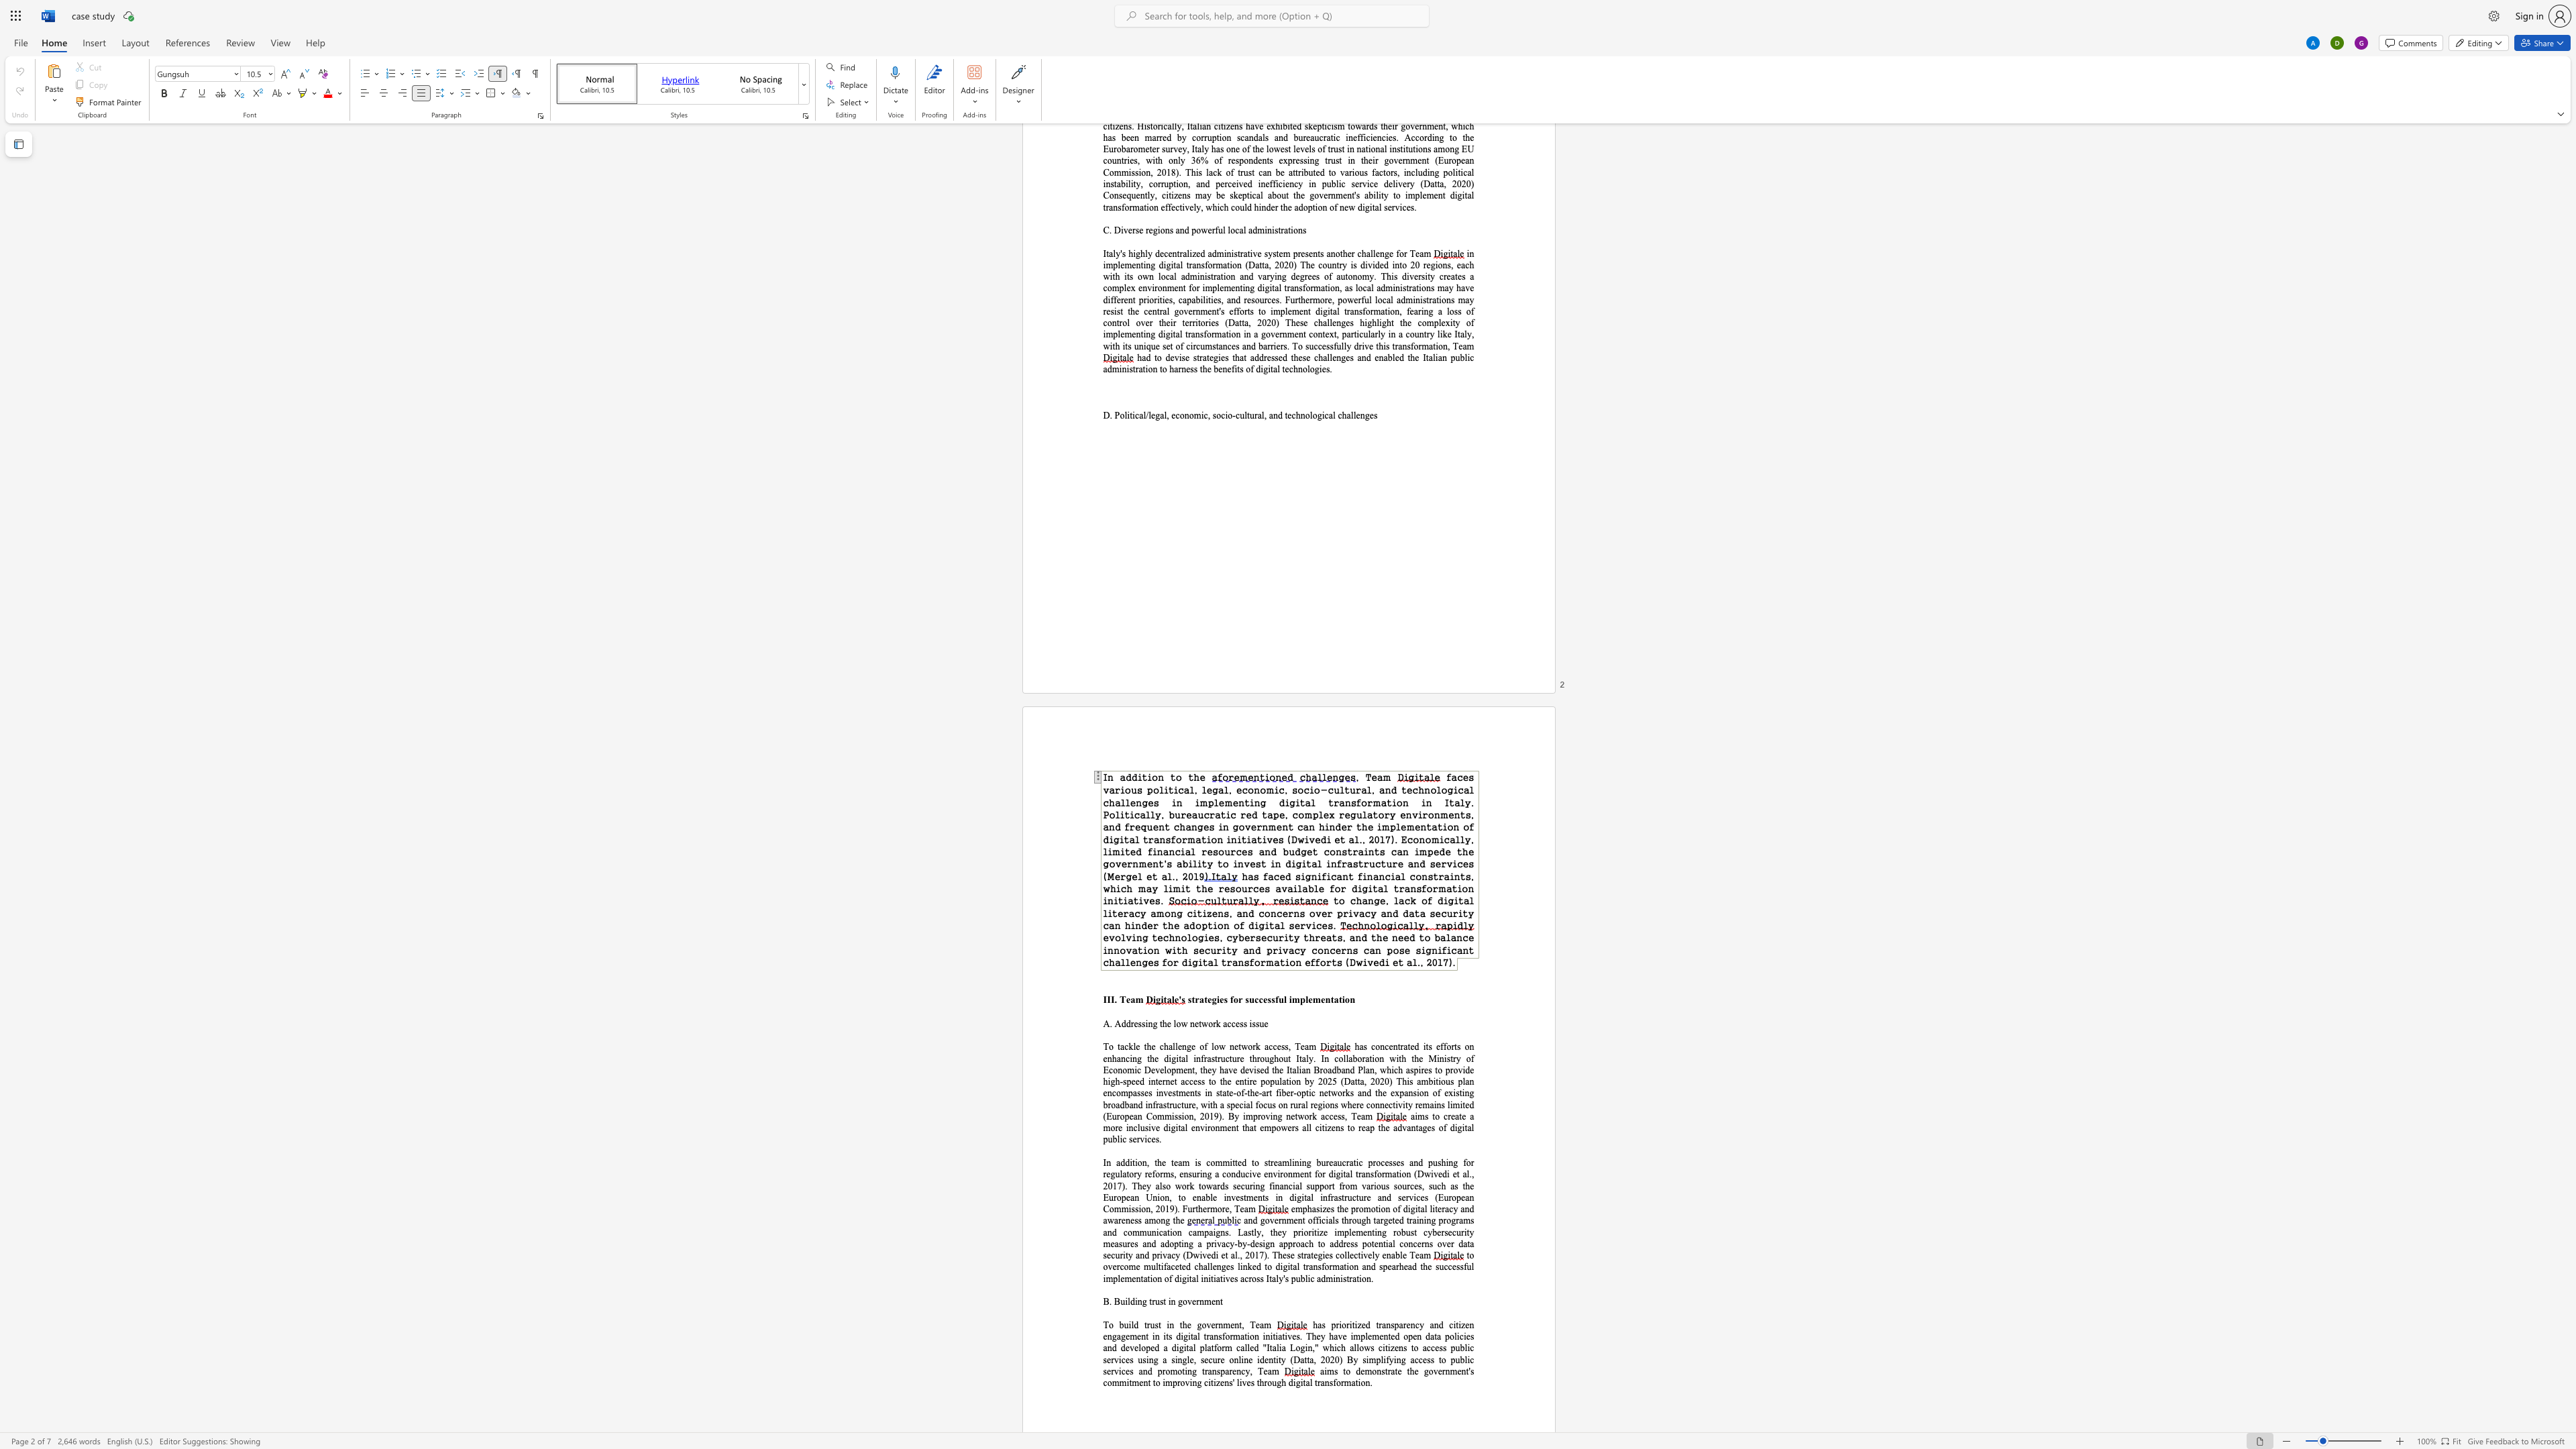 Image resolution: width=2576 pixels, height=1449 pixels. What do you see at coordinates (1250, 368) in the screenshot?
I see `the 2th character "f" in the text` at bounding box center [1250, 368].